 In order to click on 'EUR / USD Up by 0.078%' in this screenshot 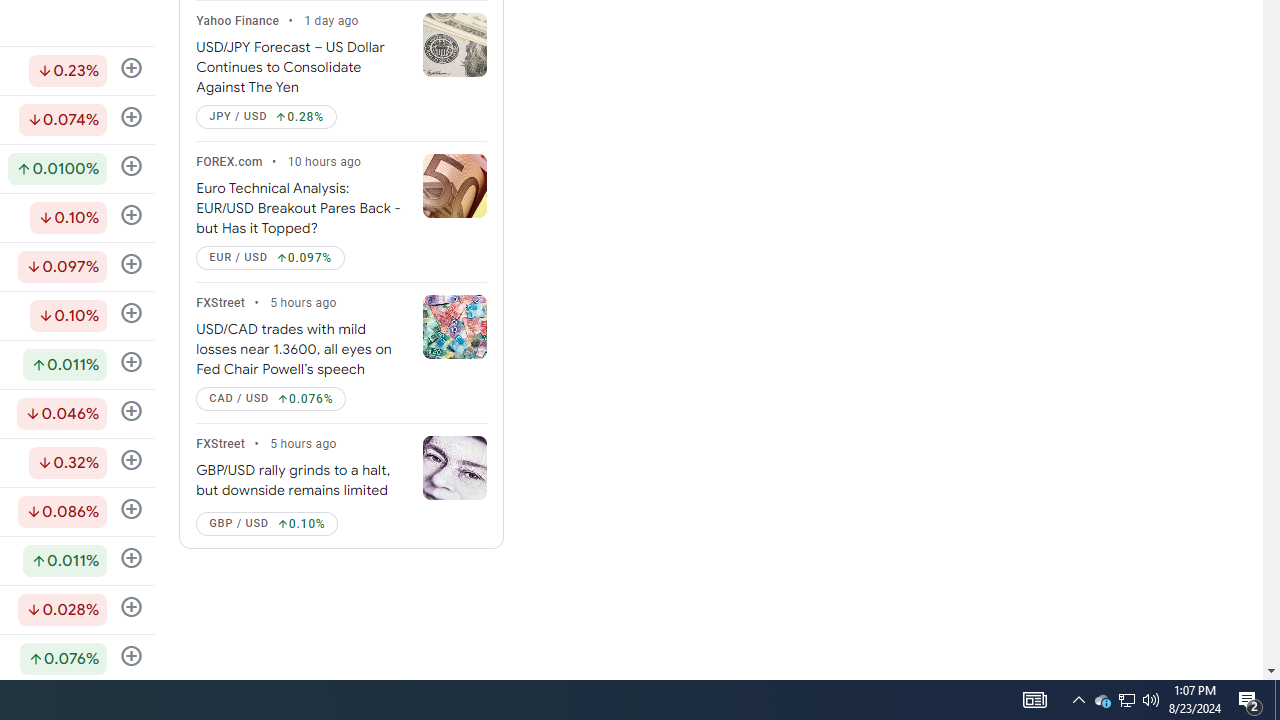, I will do `click(269, 257)`.